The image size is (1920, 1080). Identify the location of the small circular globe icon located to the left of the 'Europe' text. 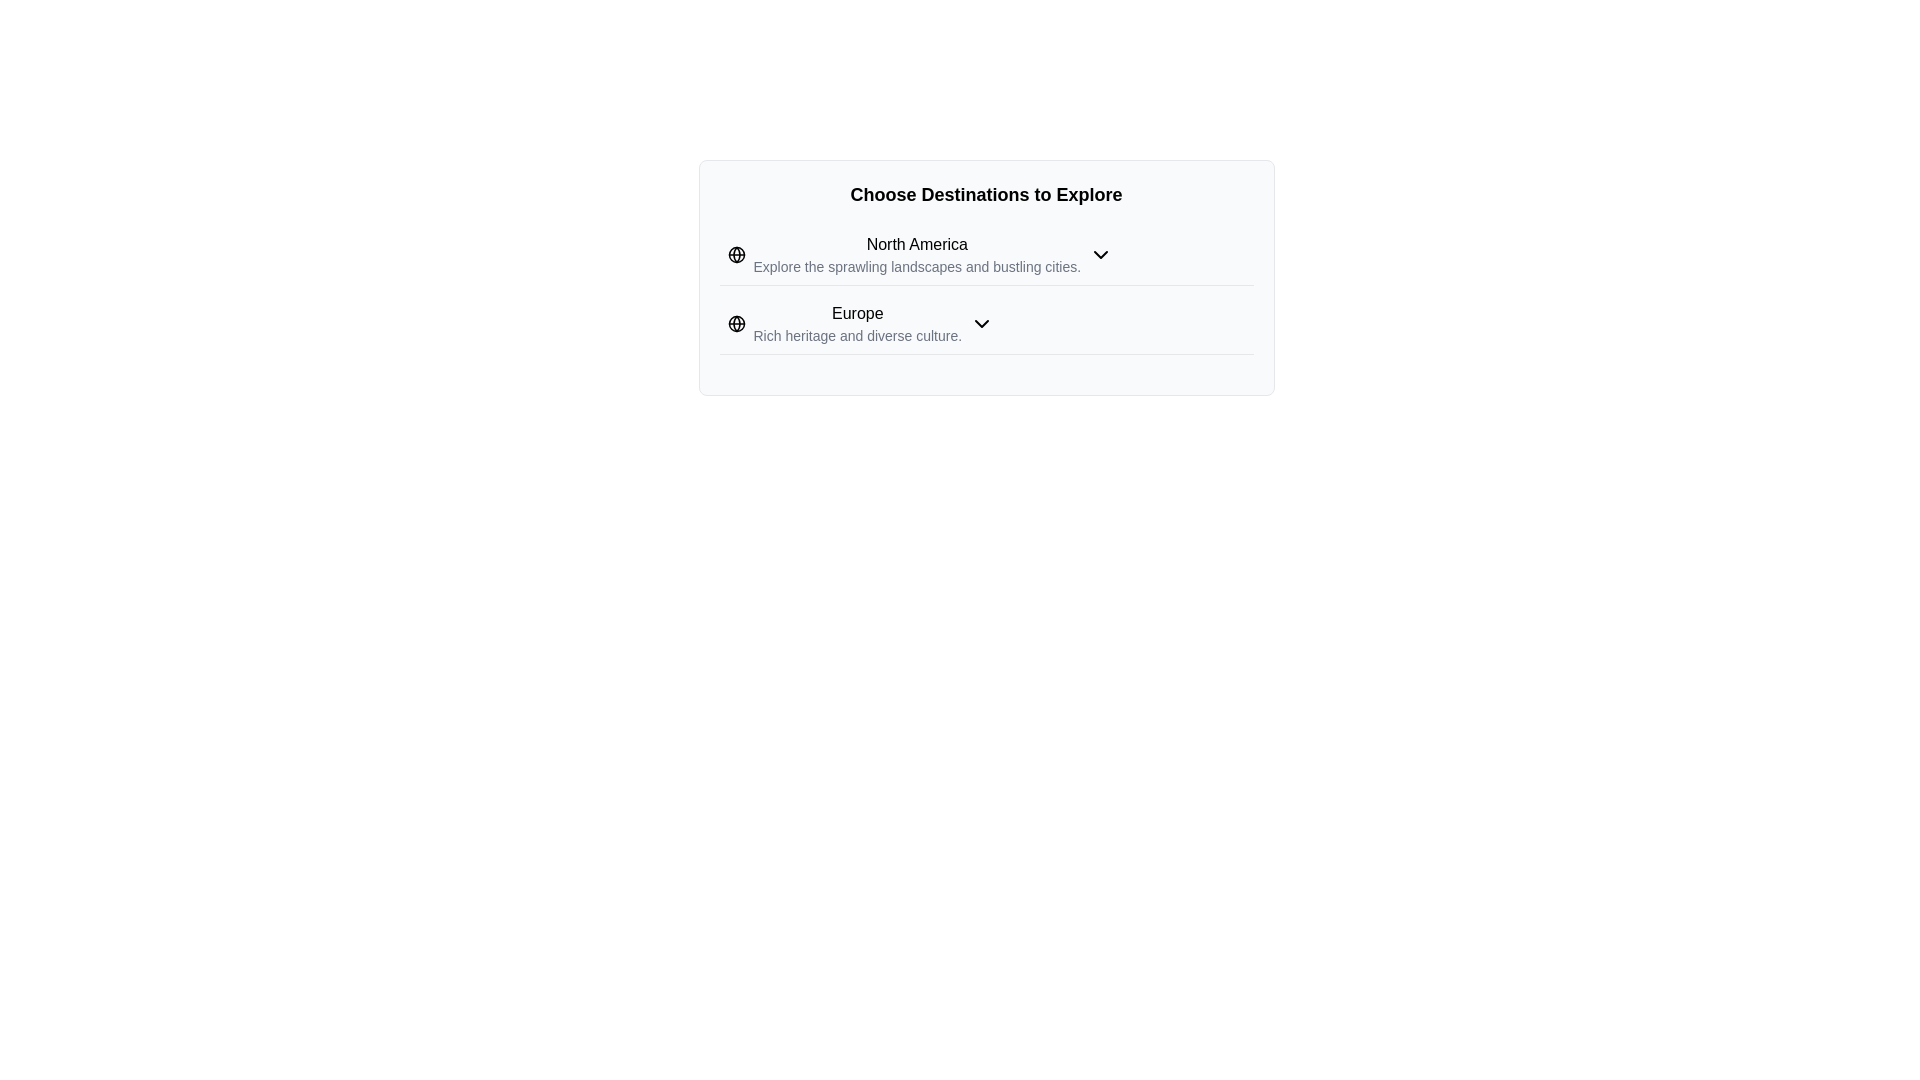
(735, 323).